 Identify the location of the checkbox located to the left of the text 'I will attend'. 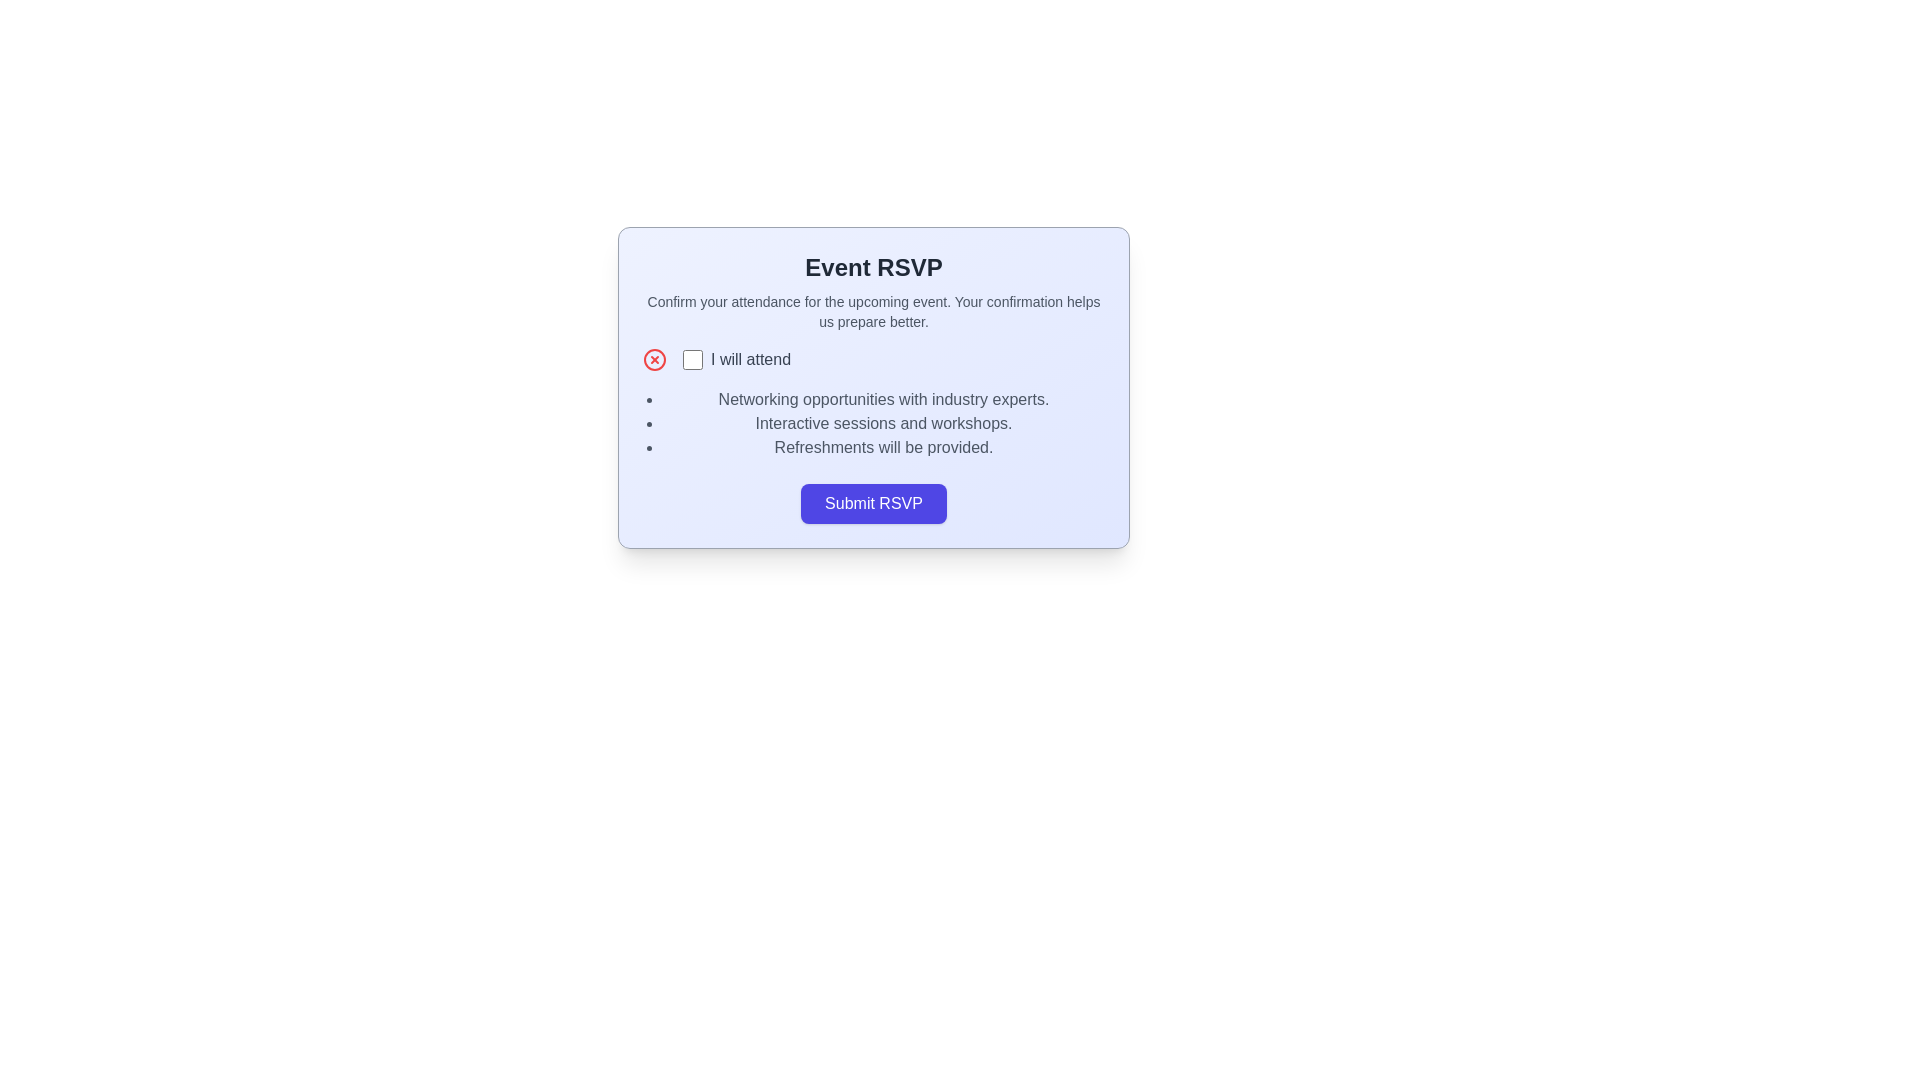
(692, 358).